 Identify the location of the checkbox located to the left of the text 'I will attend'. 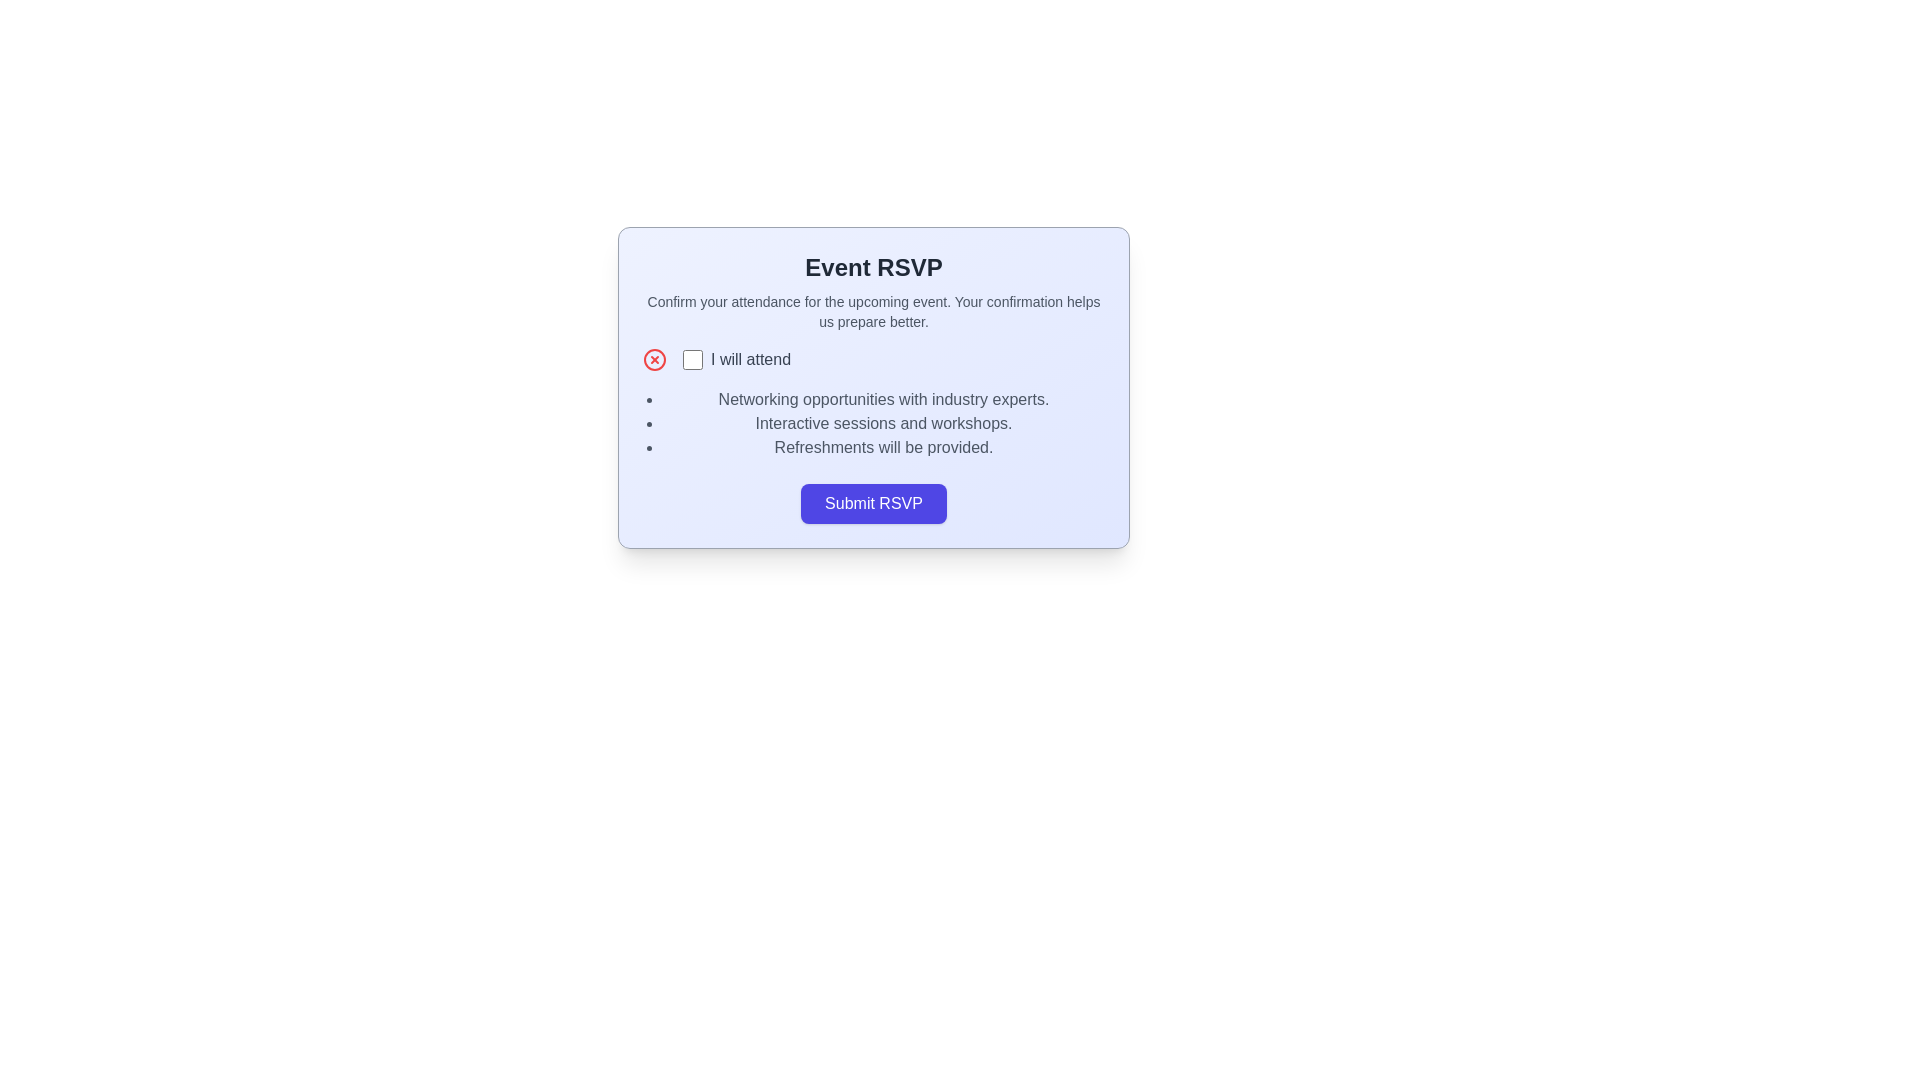
(692, 358).